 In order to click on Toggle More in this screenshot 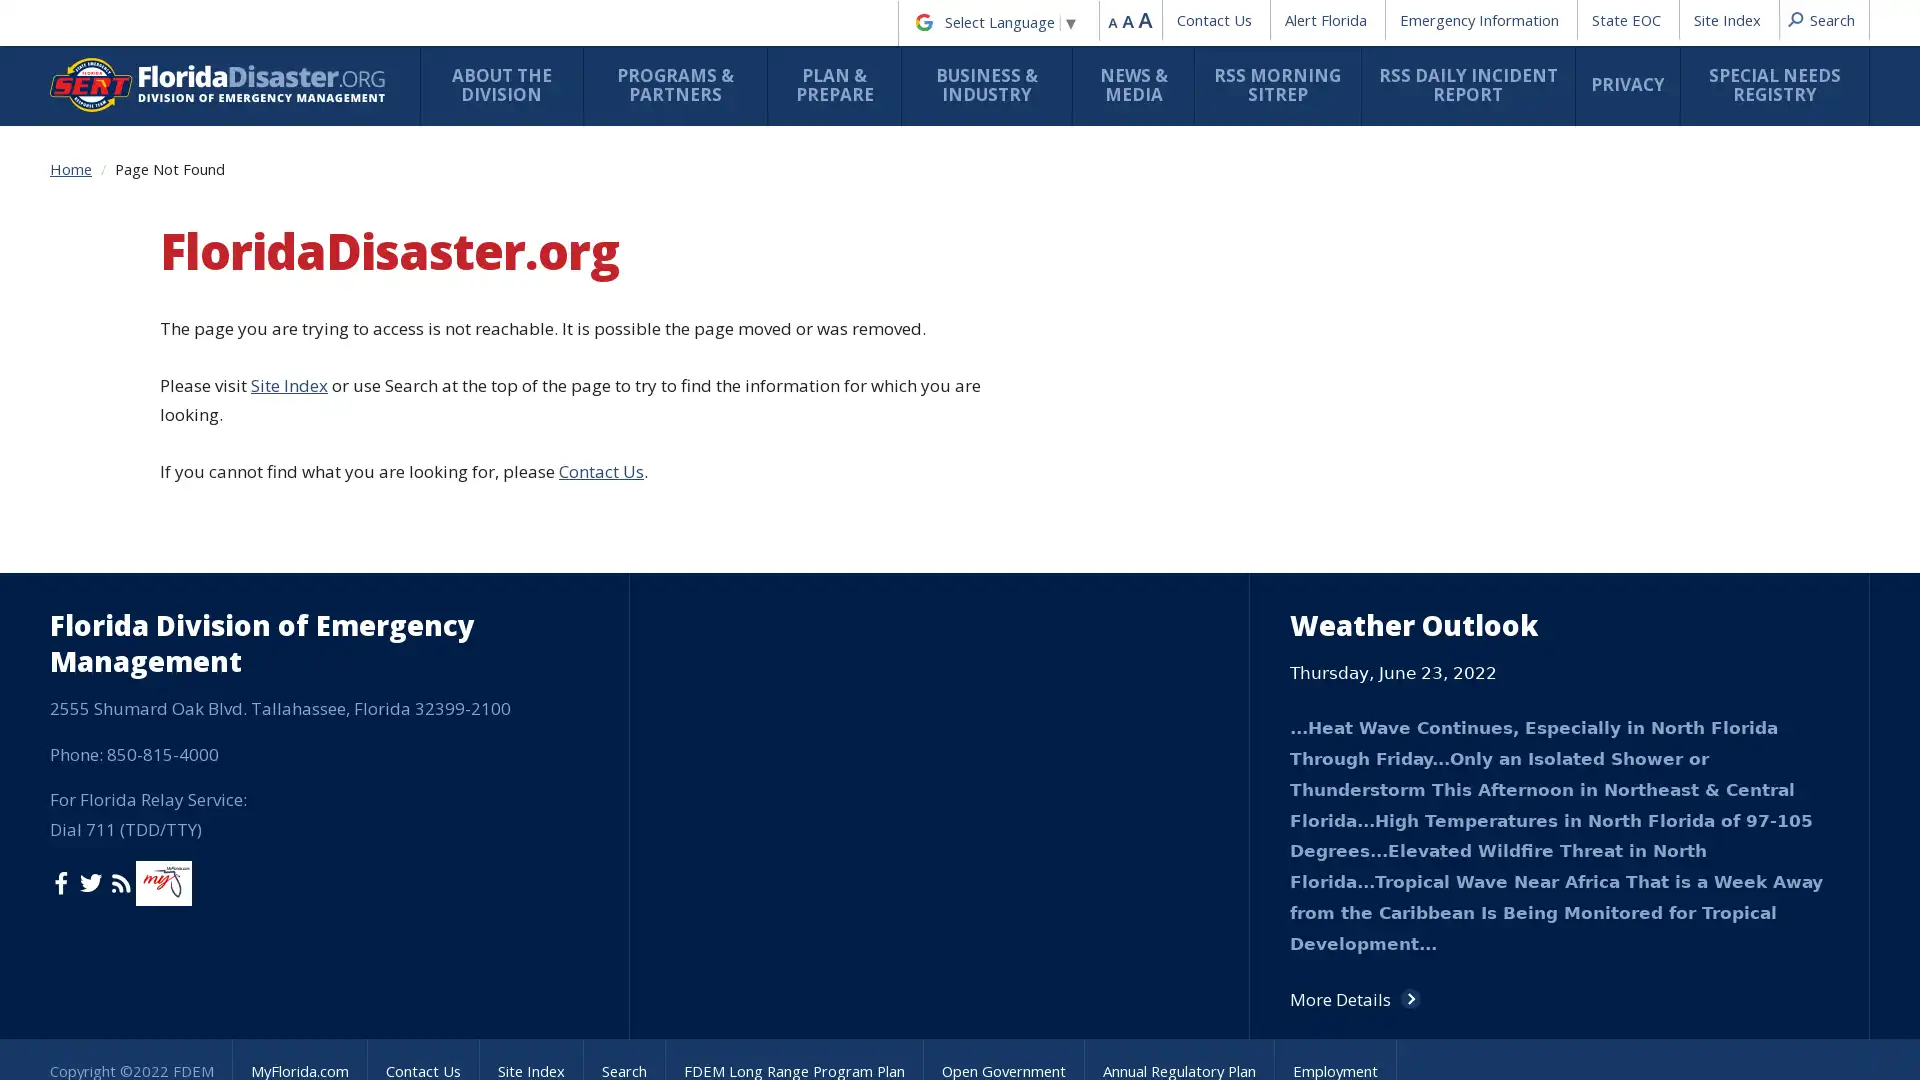, I will do `click(1148, 390)`.